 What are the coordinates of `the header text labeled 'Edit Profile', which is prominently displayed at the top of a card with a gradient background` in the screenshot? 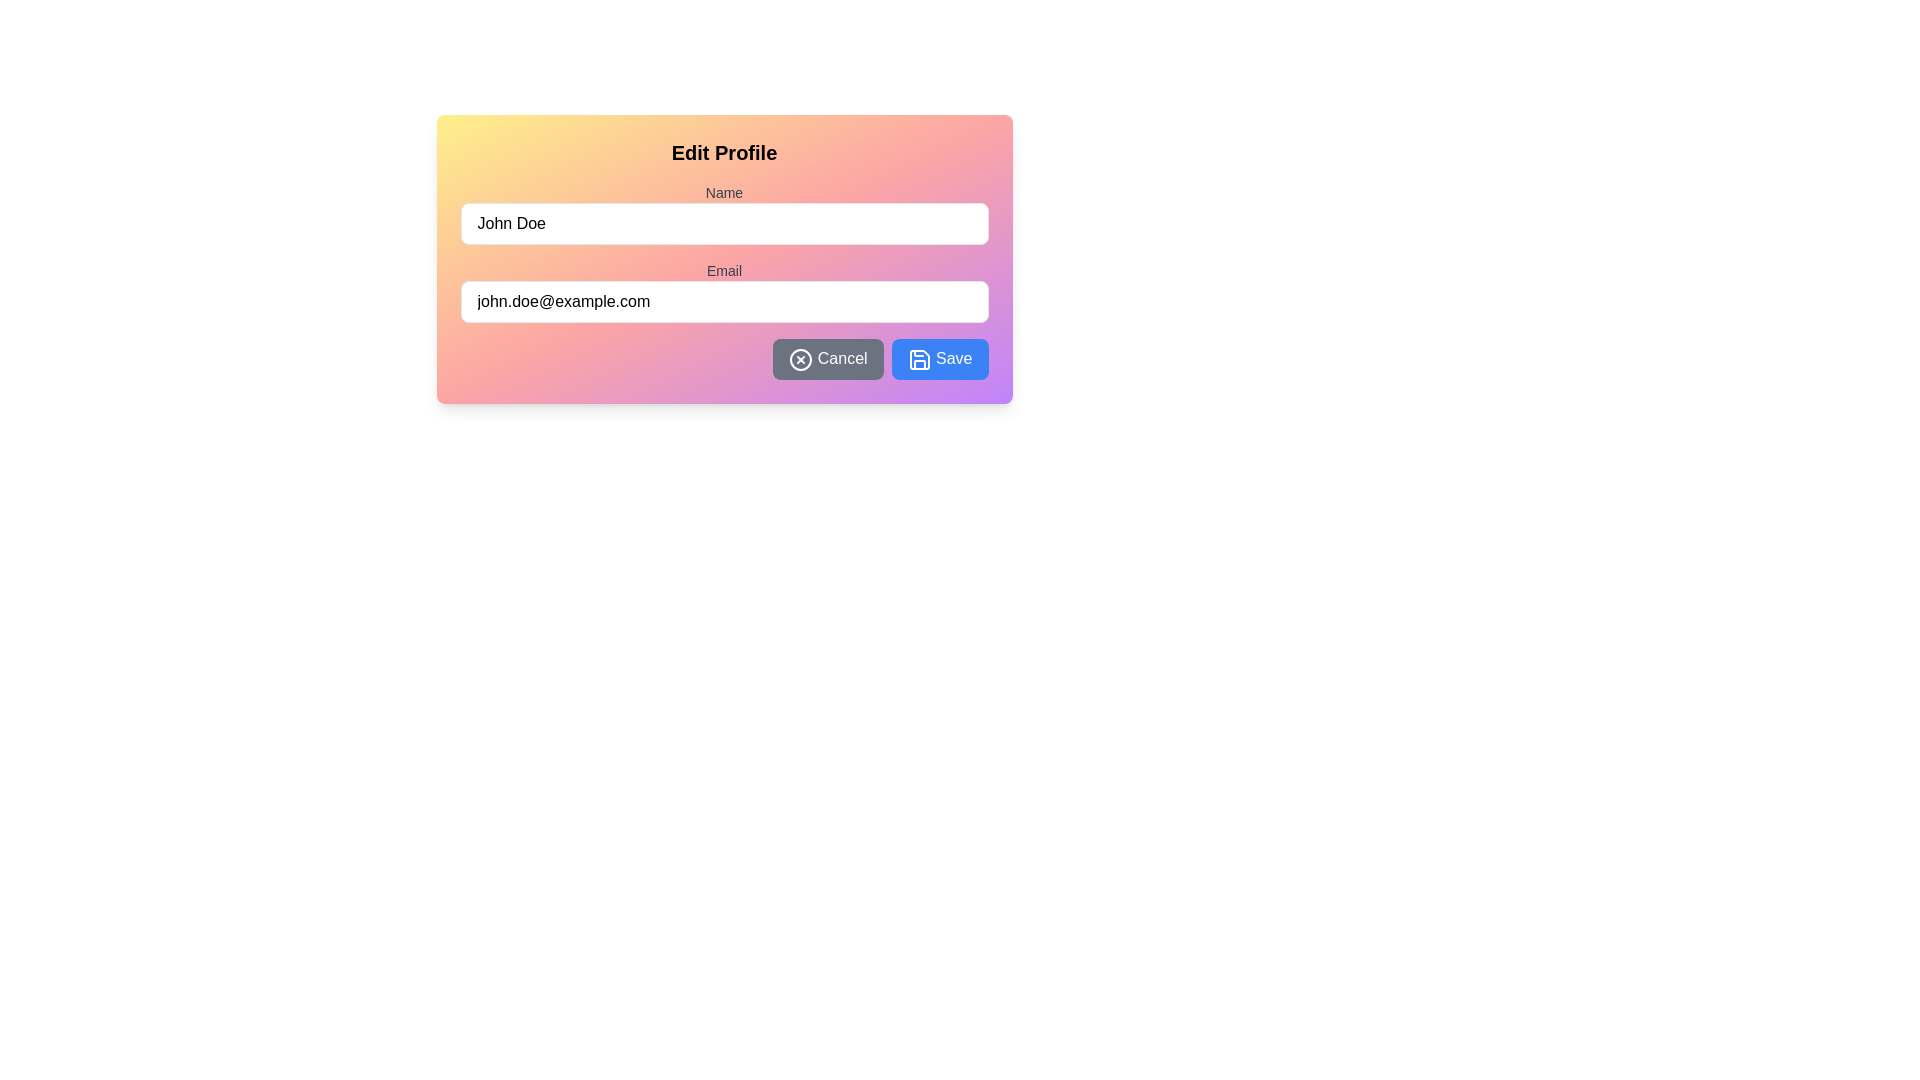 It's located at (723, 152).